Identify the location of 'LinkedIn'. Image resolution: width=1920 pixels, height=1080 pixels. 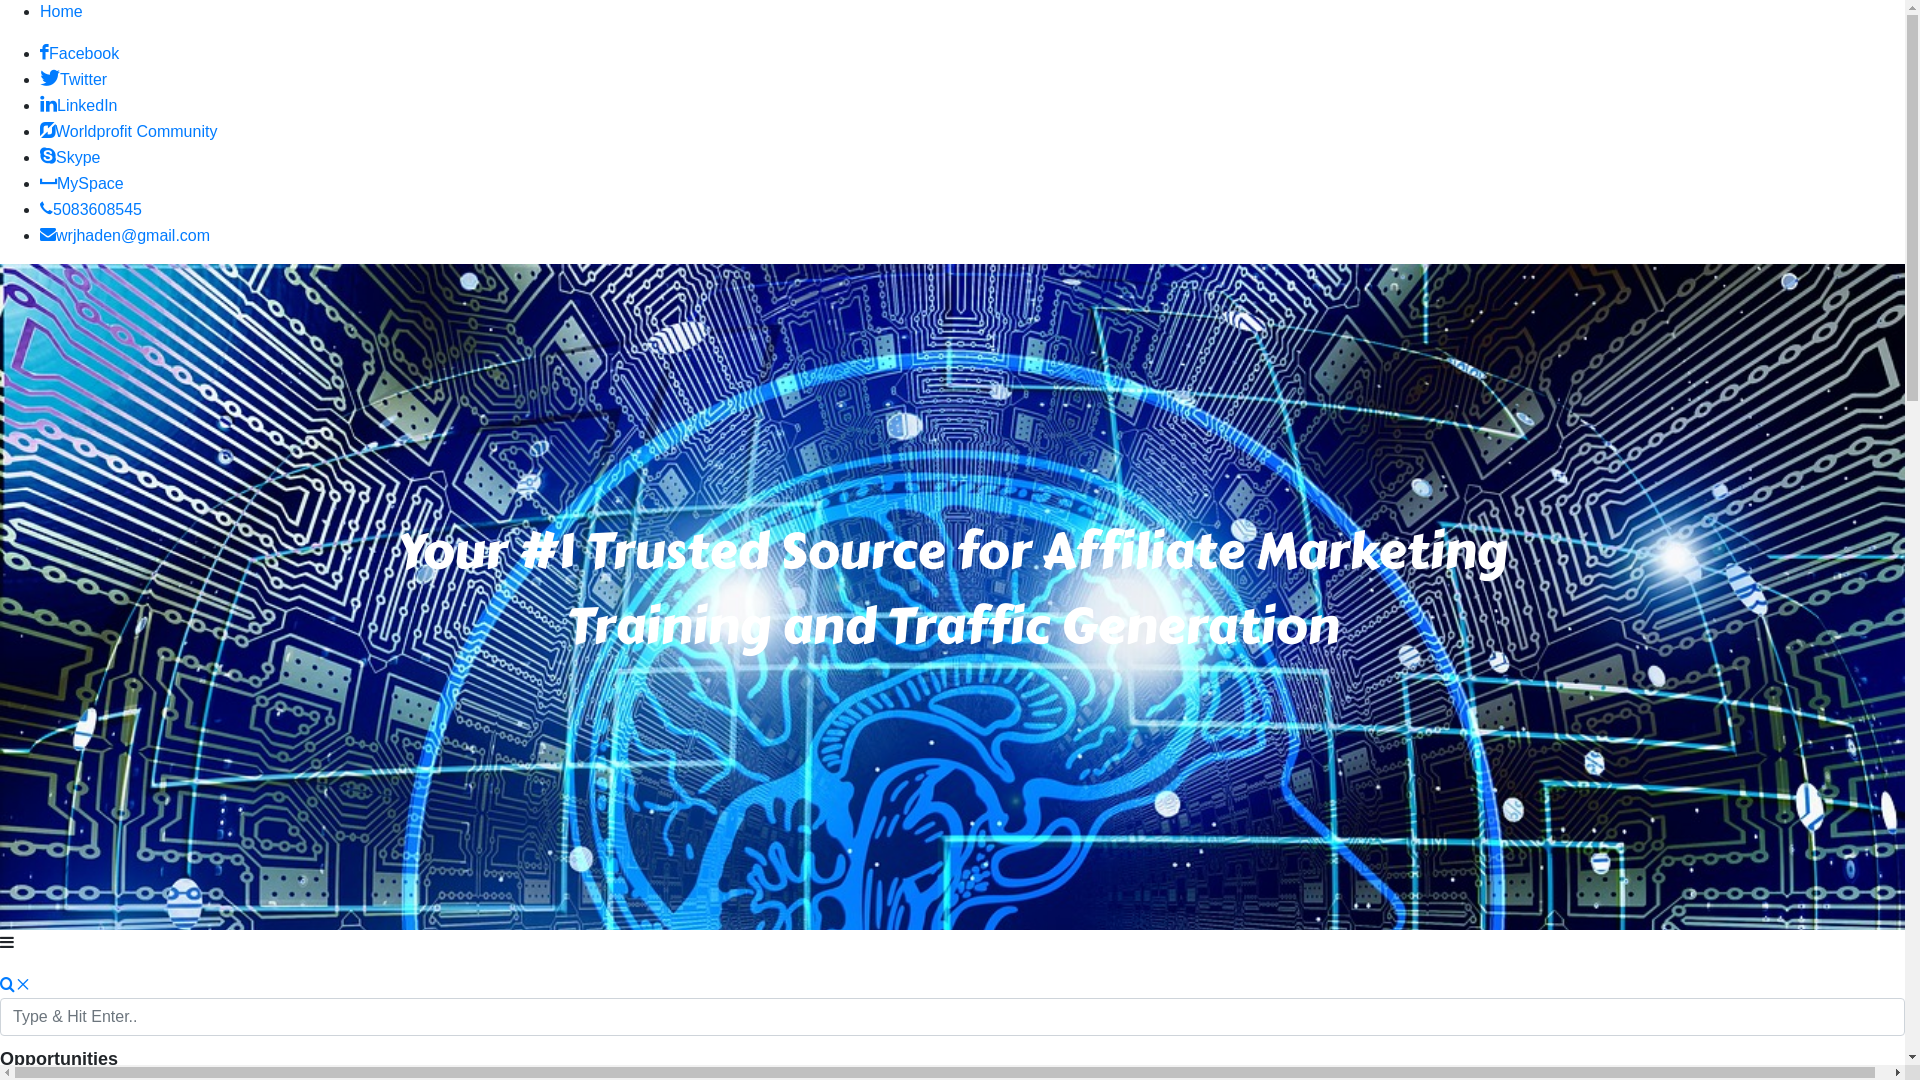
(78, 105).